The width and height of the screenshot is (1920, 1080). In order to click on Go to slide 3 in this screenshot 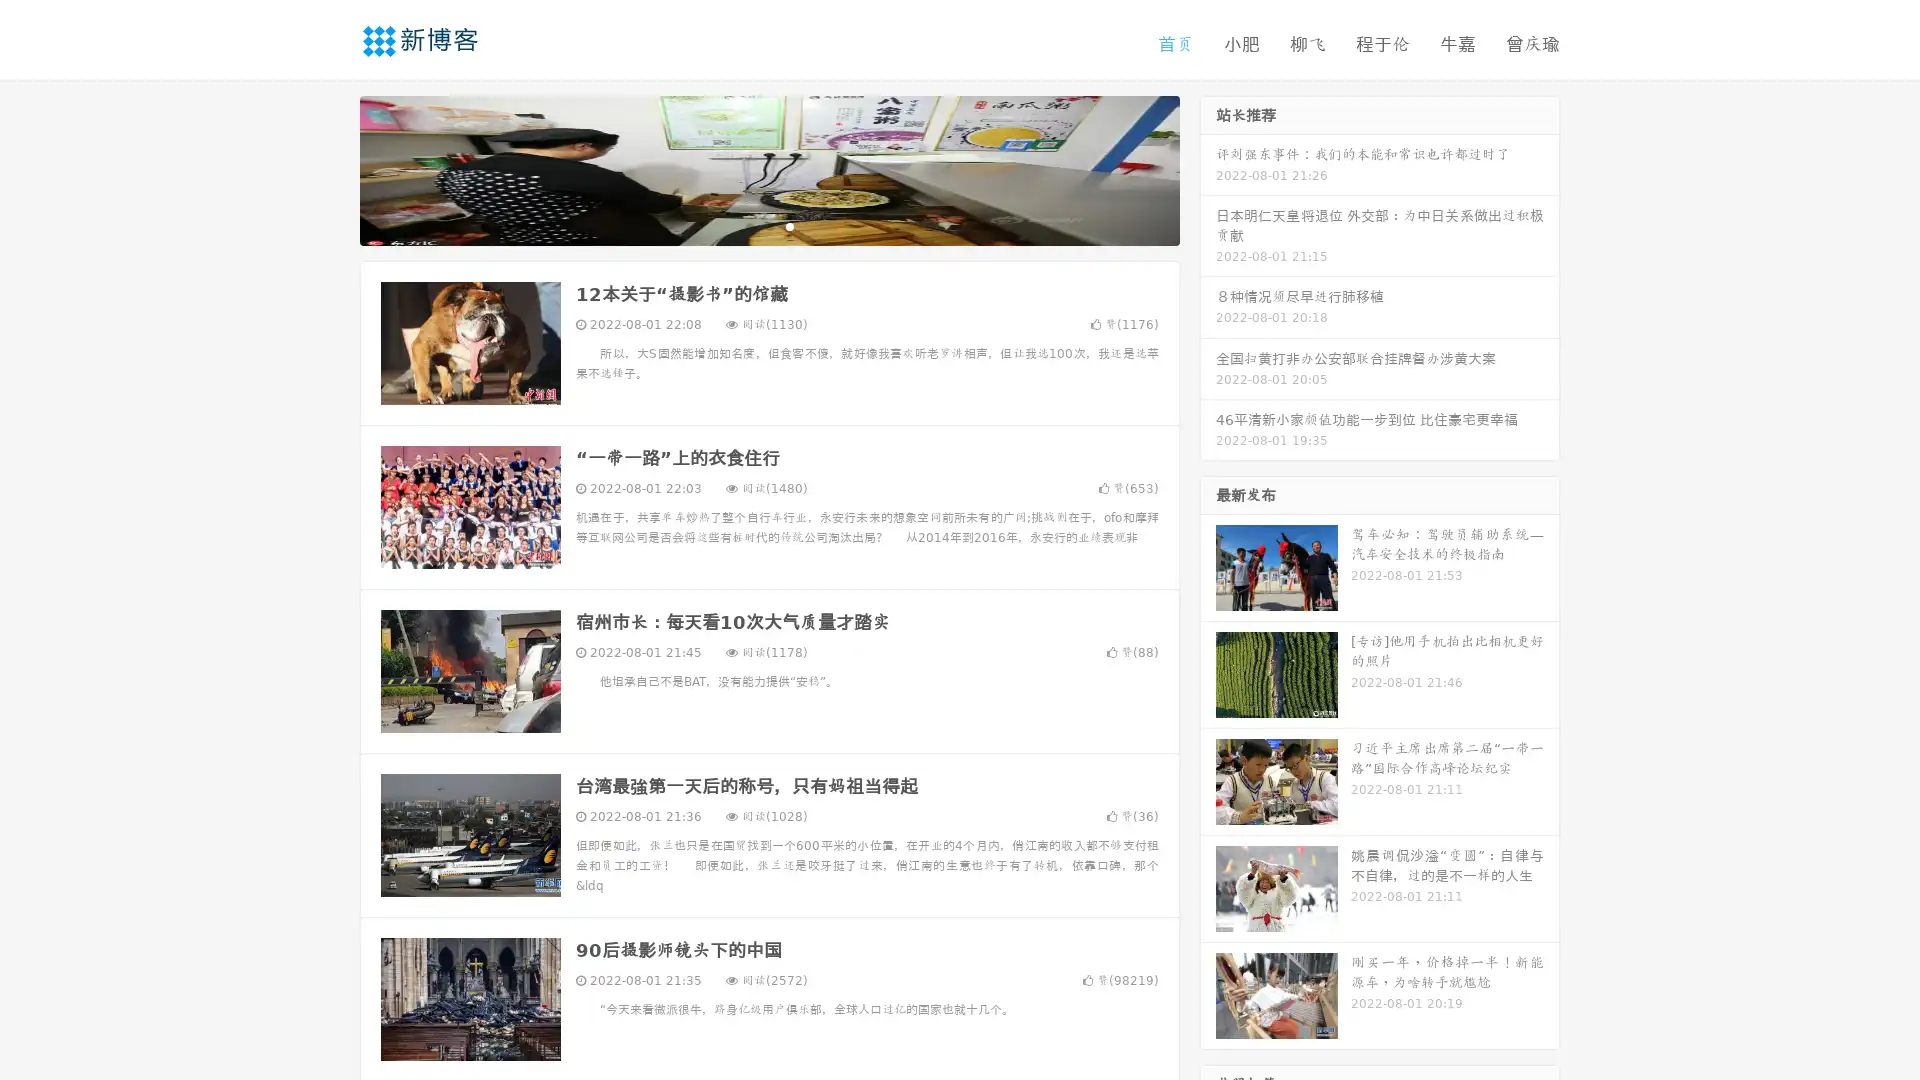, I will do `click(789, 225)`.